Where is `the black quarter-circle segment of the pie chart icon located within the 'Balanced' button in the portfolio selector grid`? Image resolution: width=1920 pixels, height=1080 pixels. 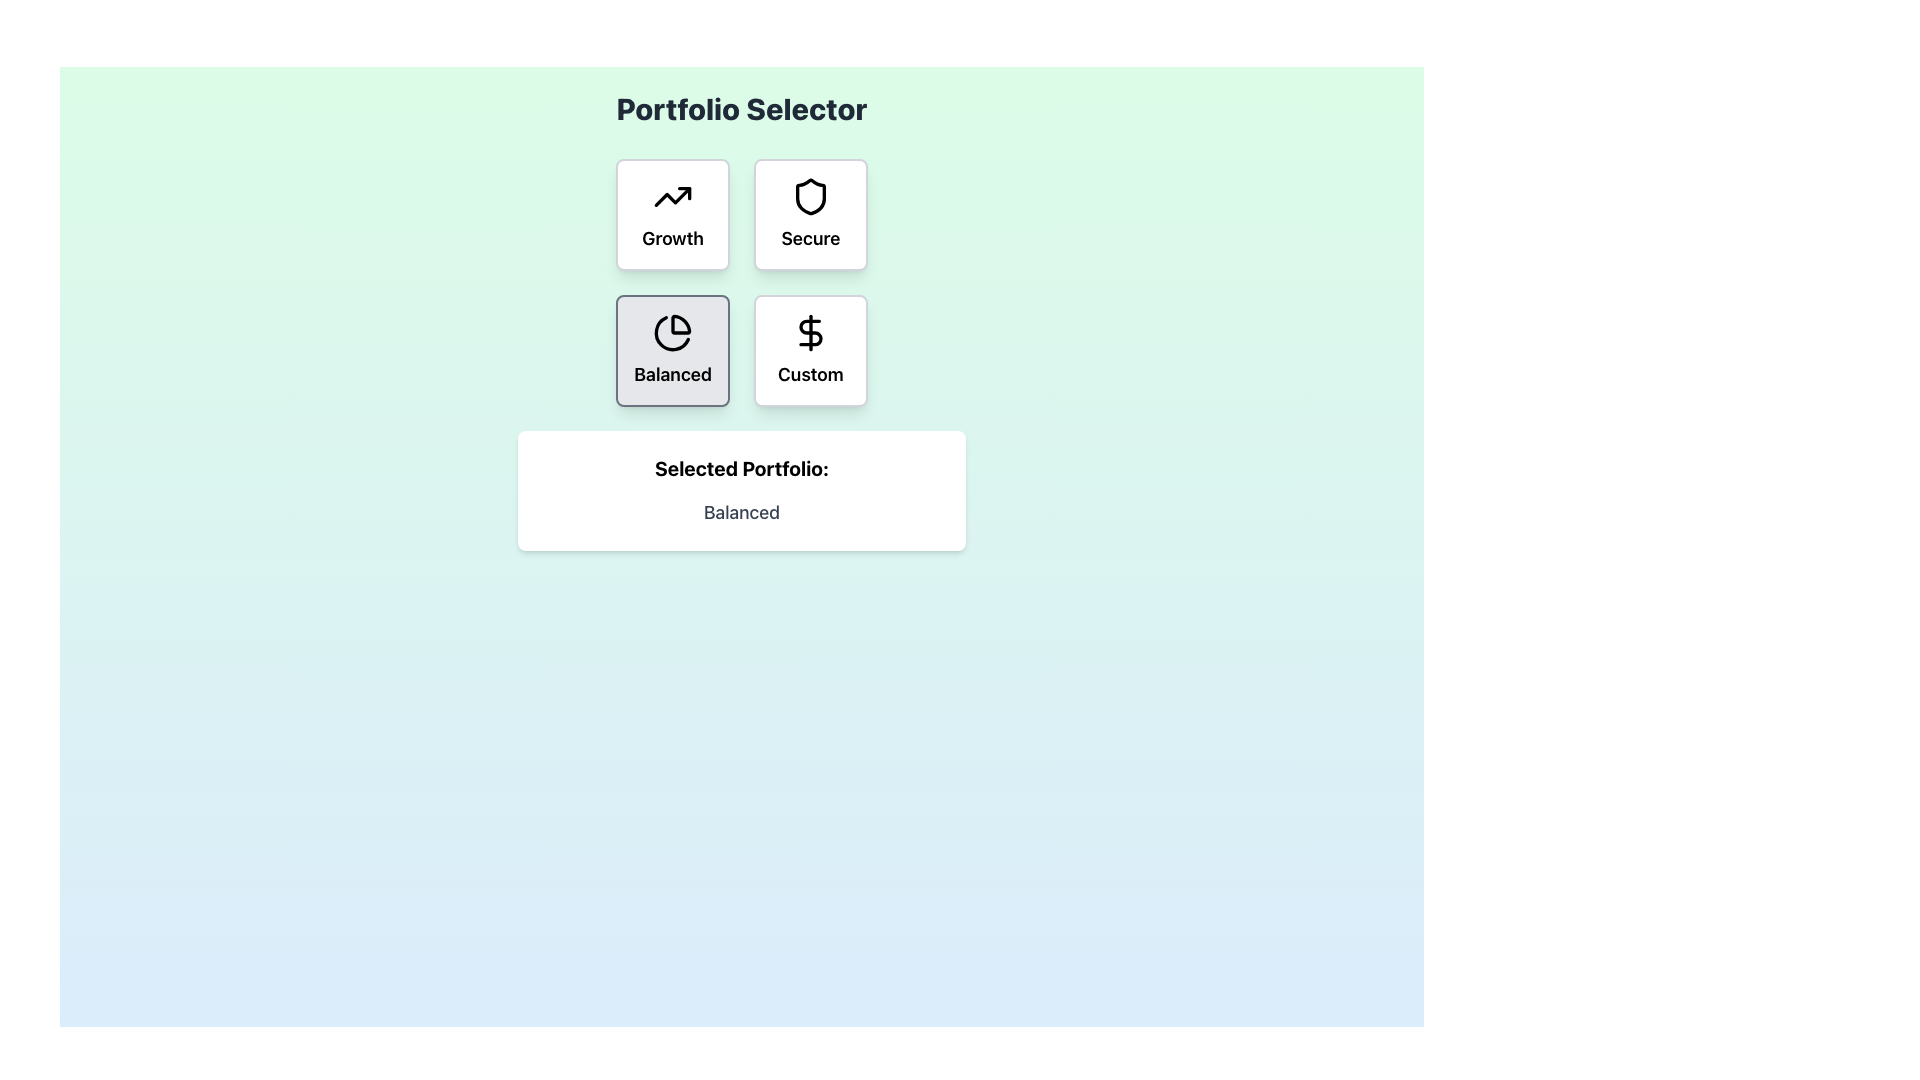
the black quarter-circle segment of the pie chart icon located within the 'Balanced' button in the portfolio selector grid is located at coordinates (681, 323).